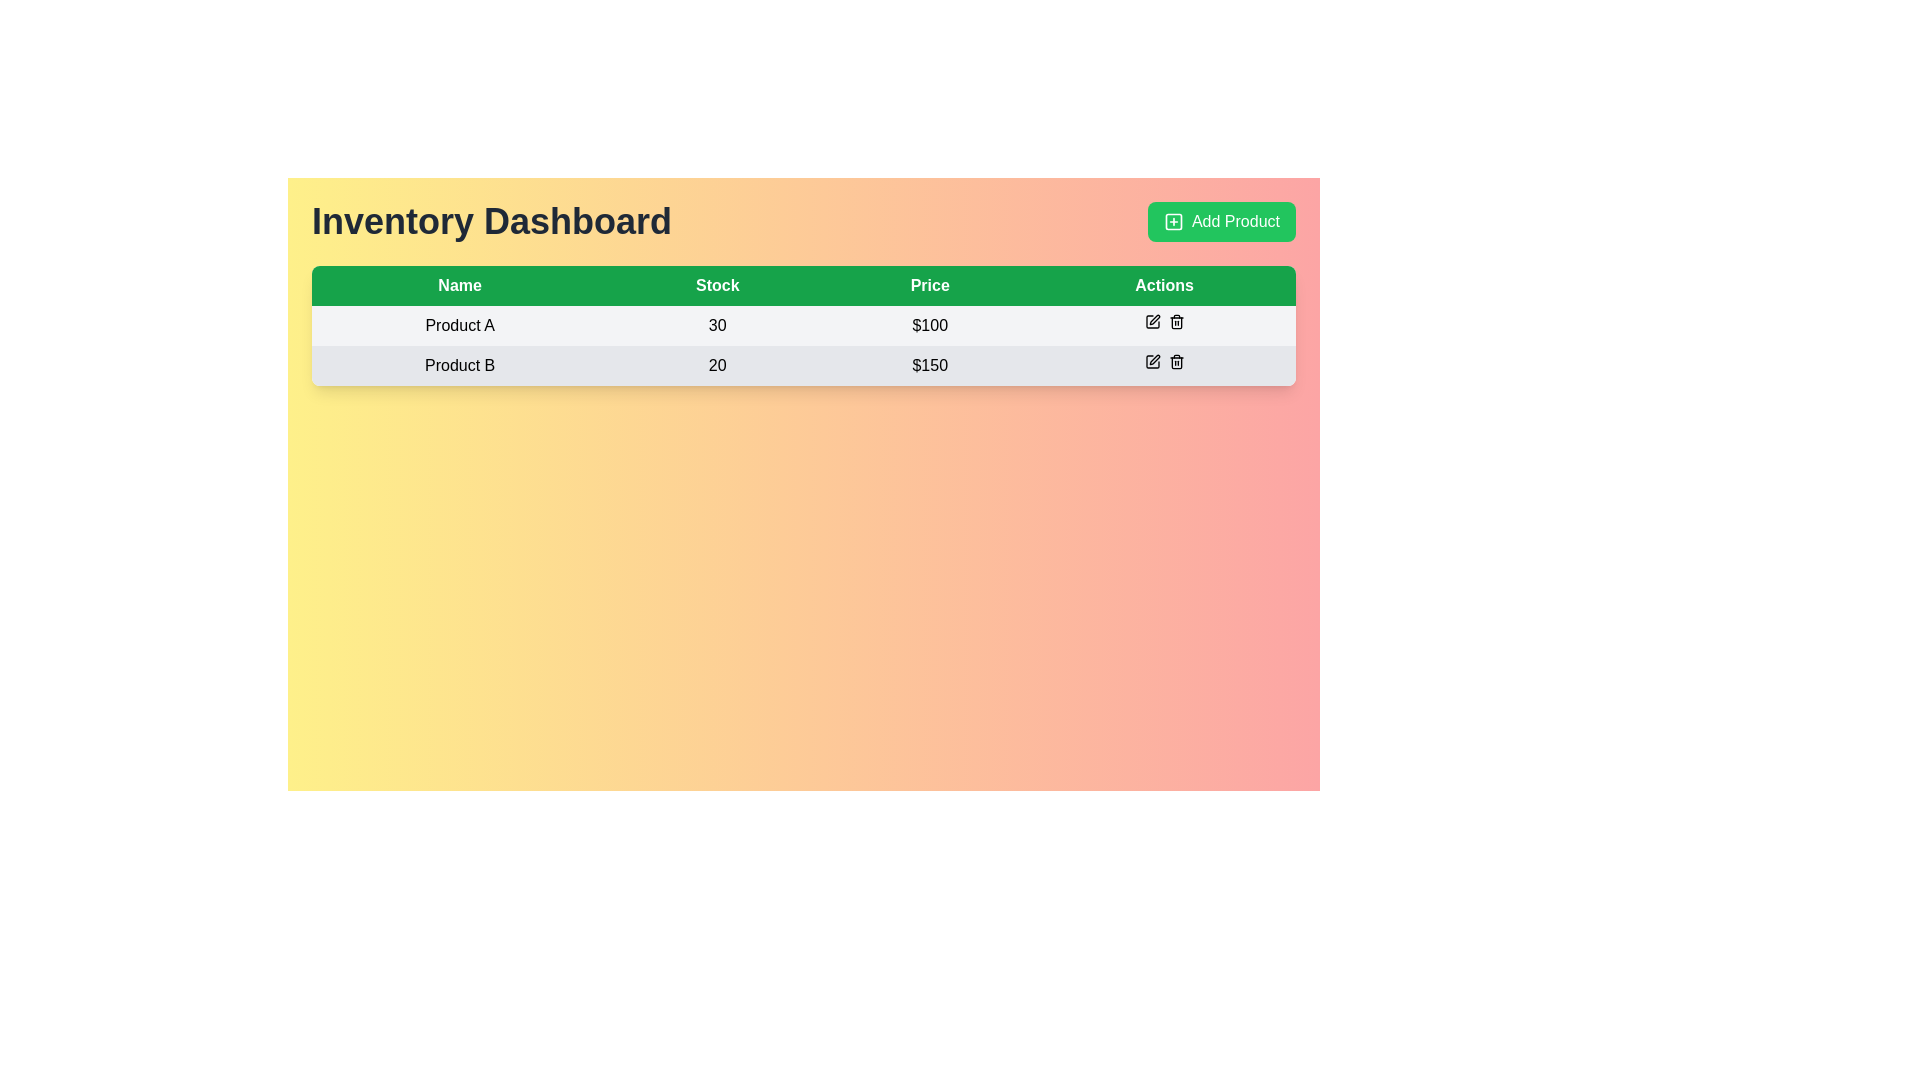 This screenshot has width=1920, height=1080. What do you see at coordinates (1152, 362) in the screenshot?
I see `the edit icon button located in the rightmost column labeled 'Actions' of the second row in the table to modify the details of the associated table row` at bounding box center [1152, 362].